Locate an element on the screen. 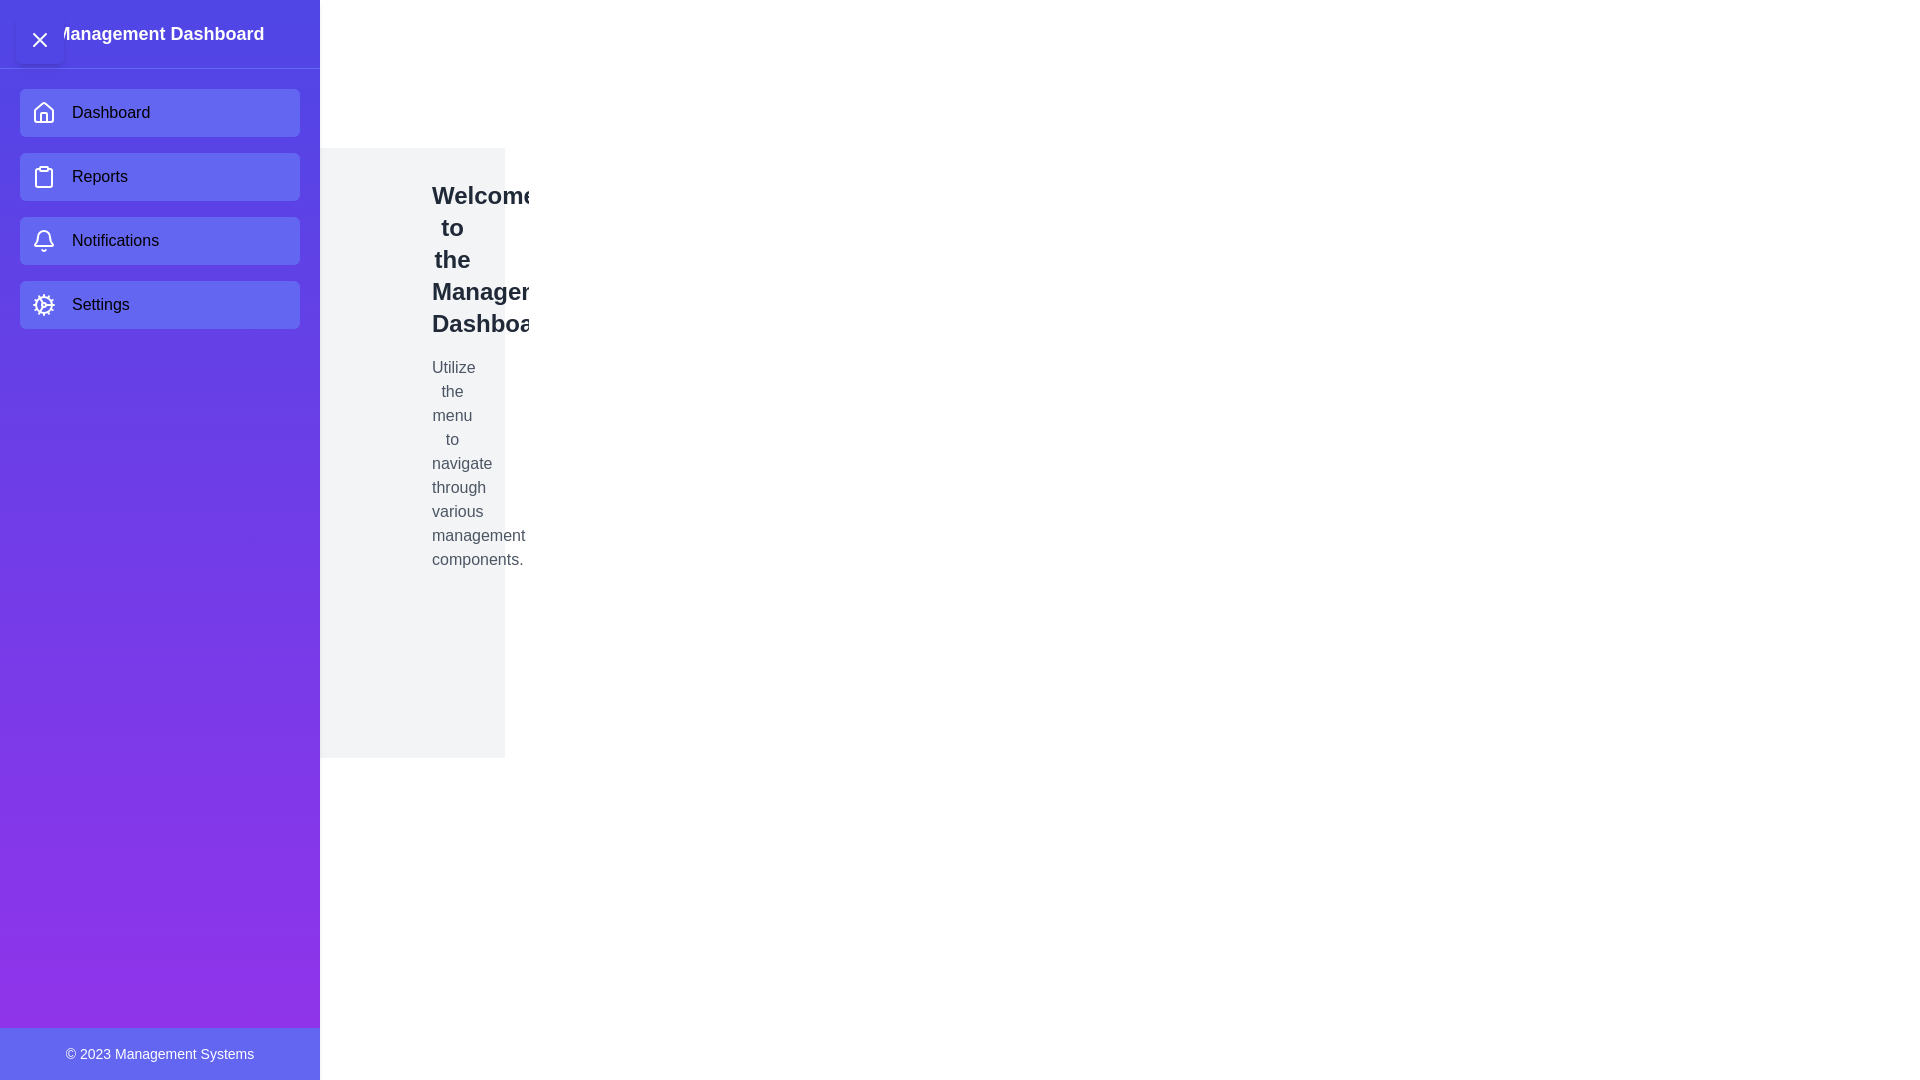 The width and height of the screenshot is (1920, 1080). the 'Dashboard' menu button located on the left-hand side of the application interface is located at coordinates (158, 112).